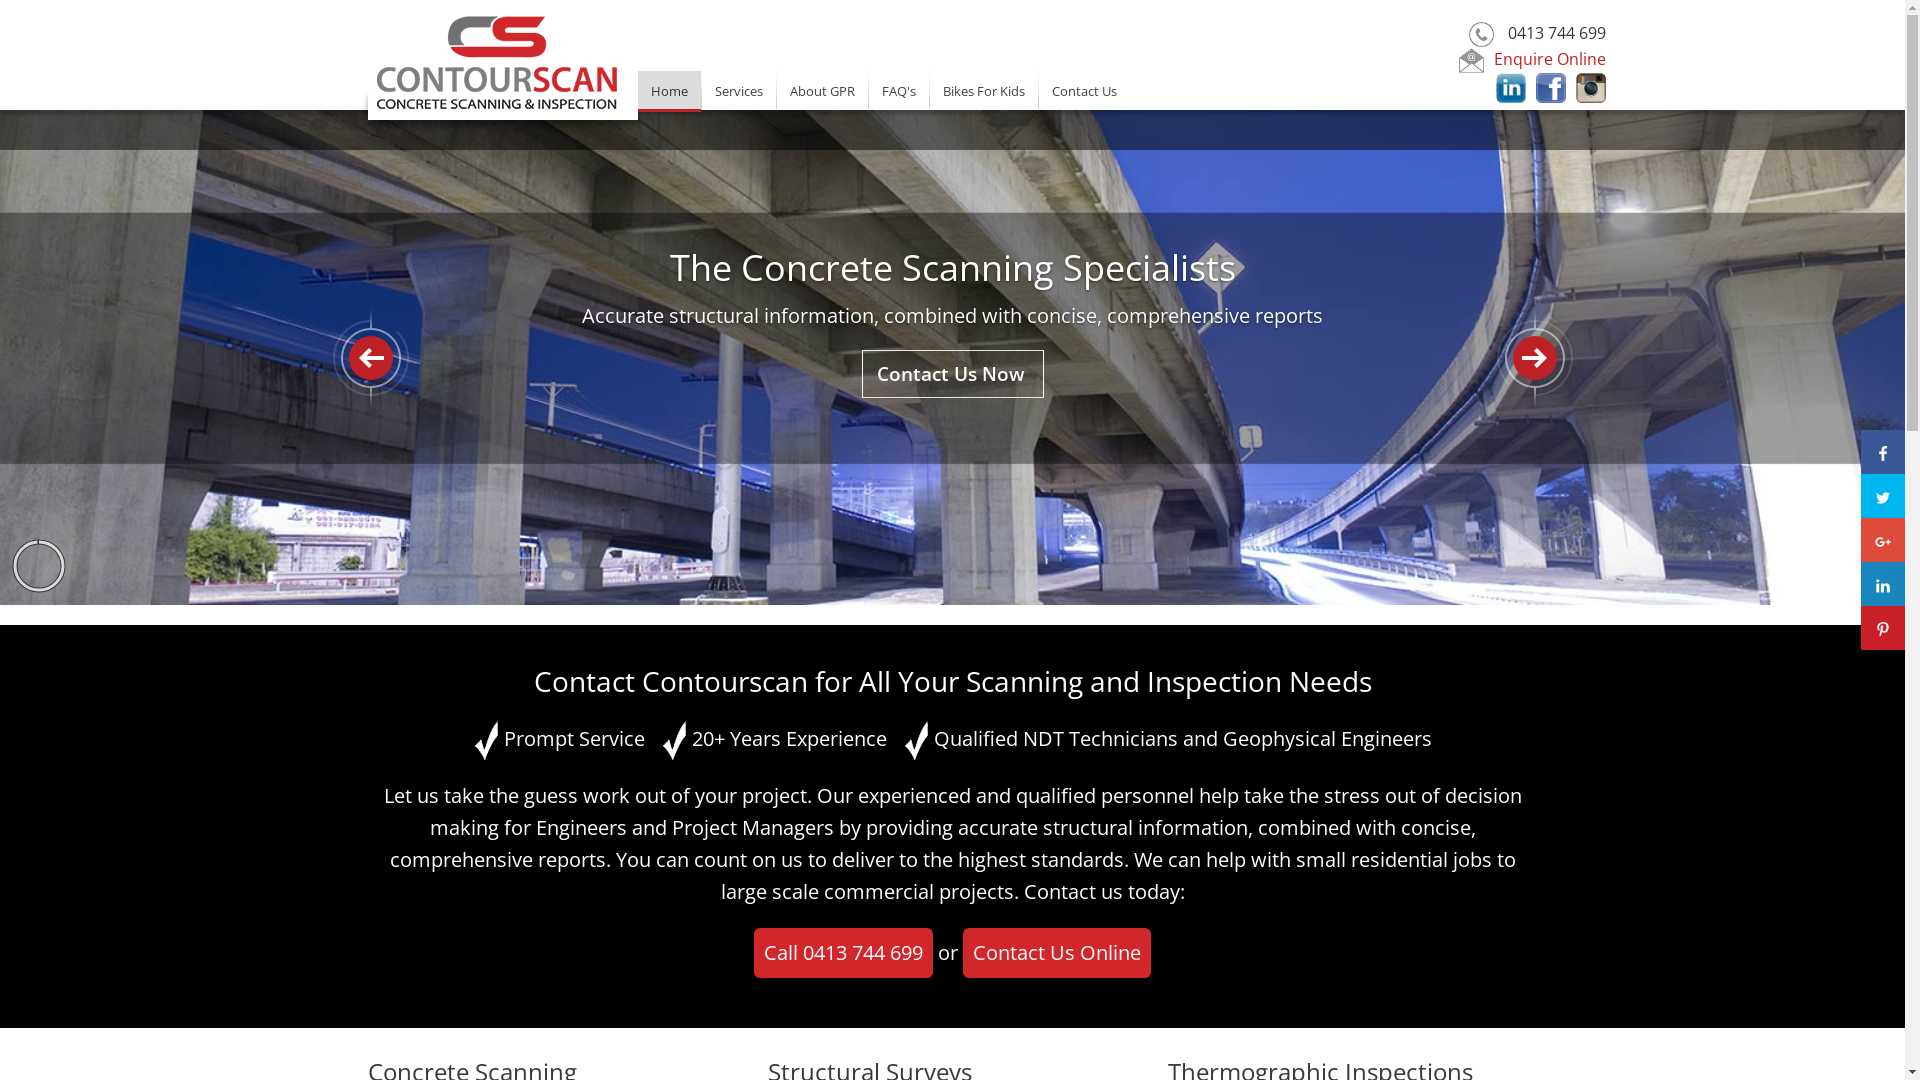 The width and height of the screenshot is (1920, 1080). What do you see at coordinates (896, 88) in the screenshot?
I see `'FAQ's'` at bounding box center [896, 88].